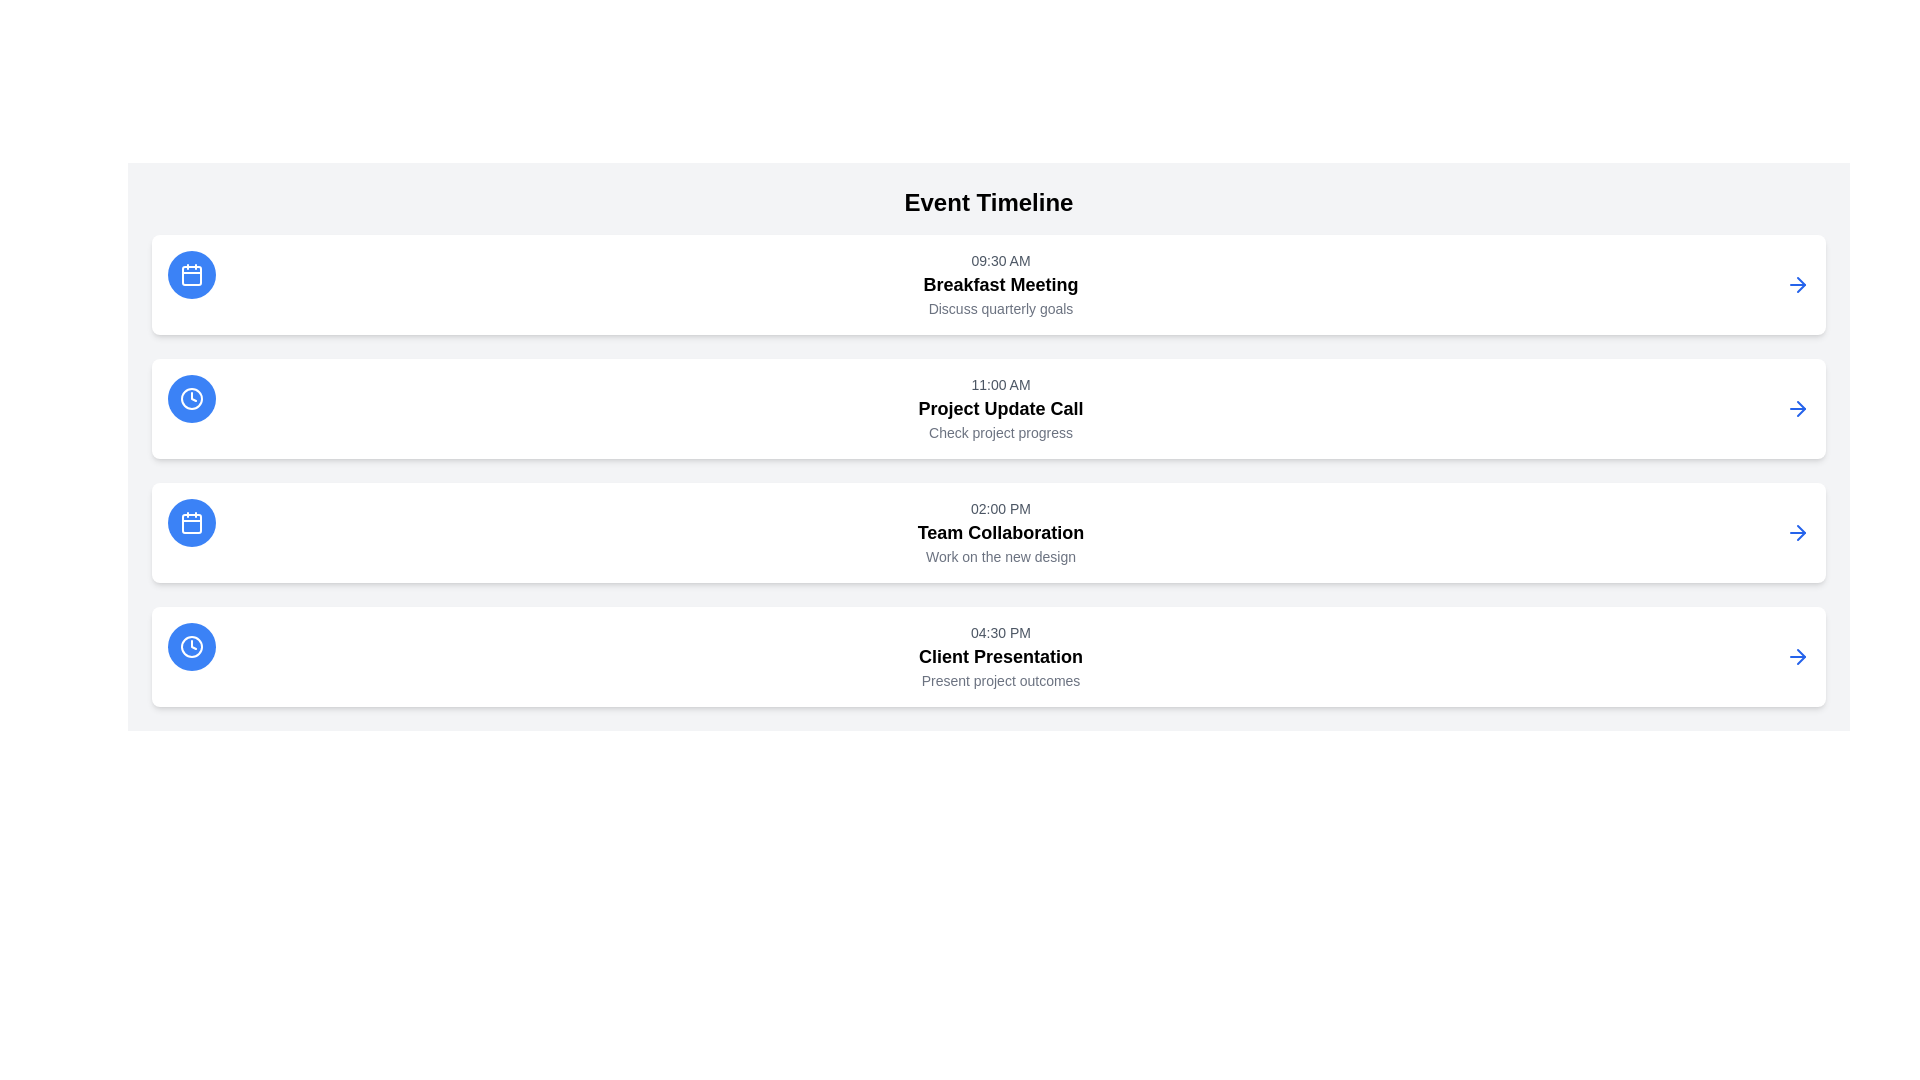 Image resolution: width=1920 pixels, height=1080 pixels. I want to click on the Text Label representing the title of the scheduled event, located below the timestamp '04:30 PM' and above the description 'Present project outcomes' in the fourth section of the event timeline list, so click(1001, 656).